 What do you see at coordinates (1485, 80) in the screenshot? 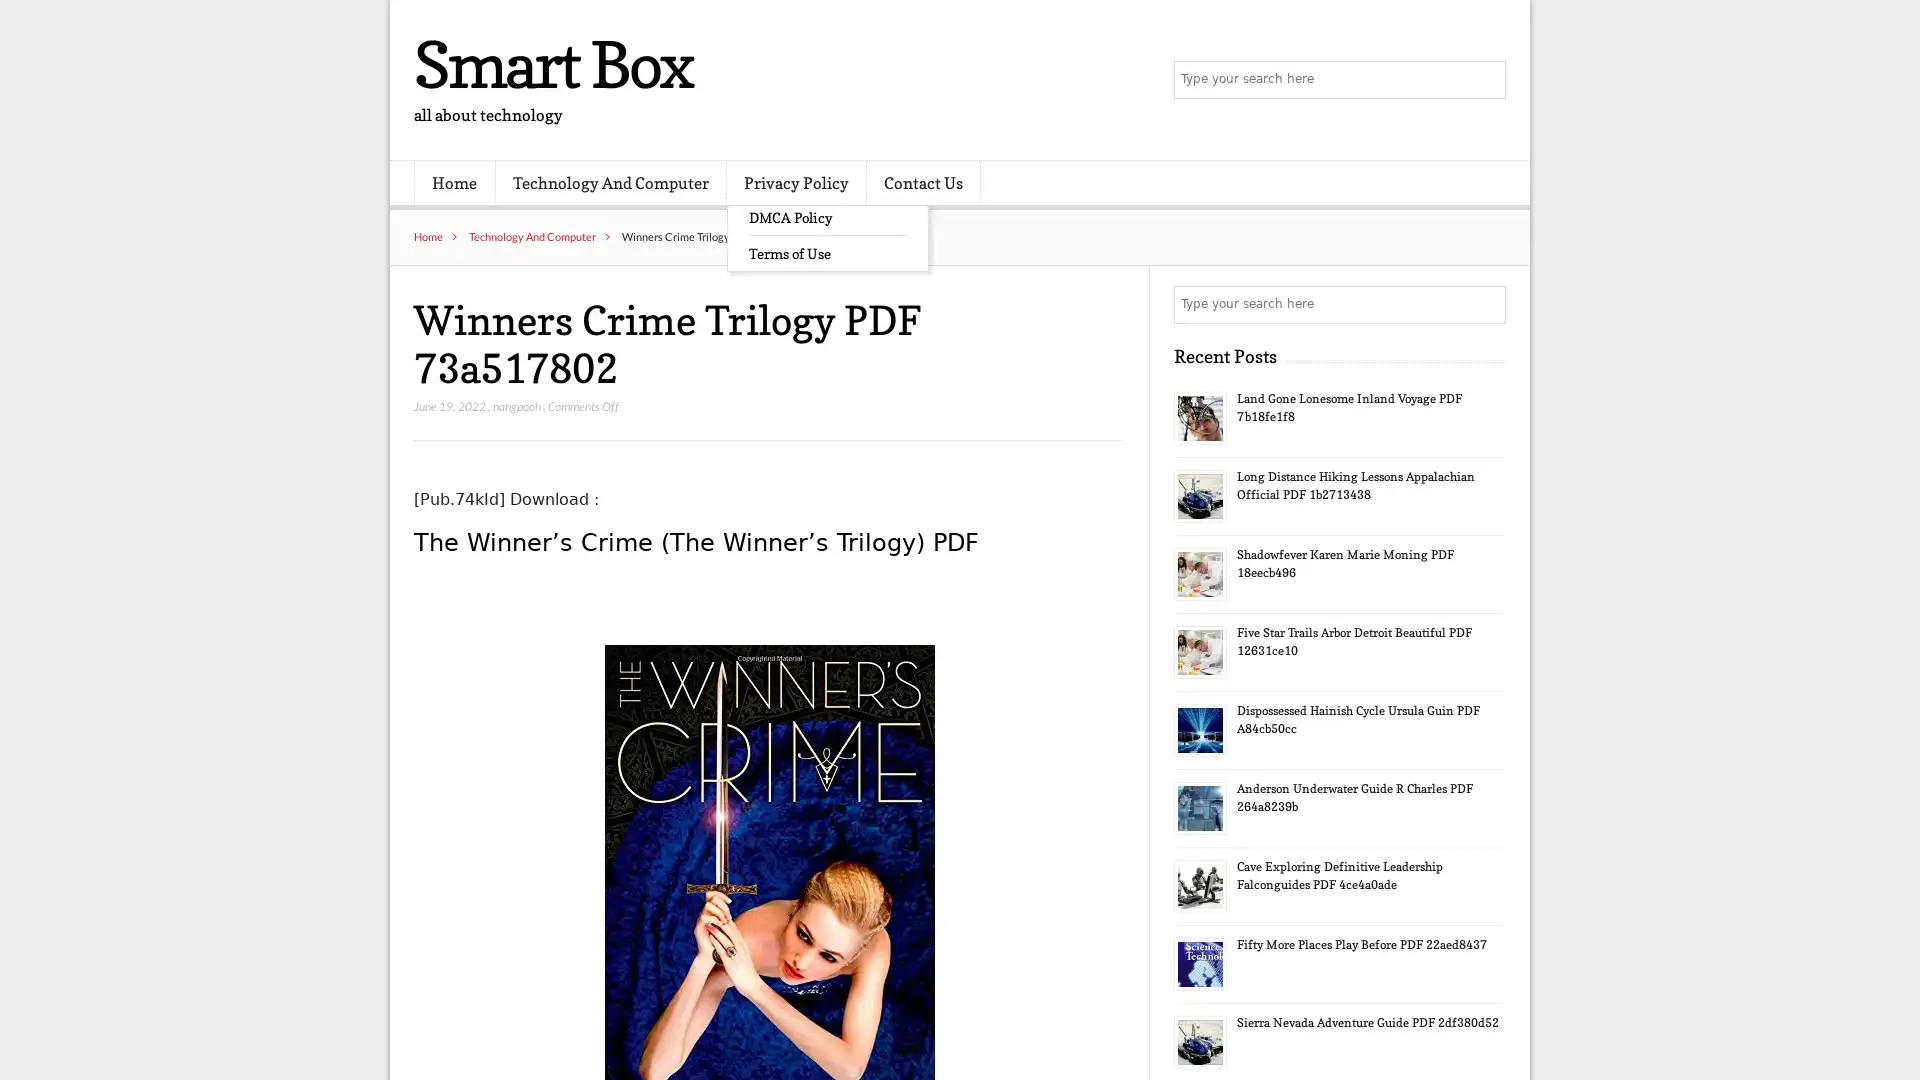
I see `Search` at bounding box center [1485, 80].